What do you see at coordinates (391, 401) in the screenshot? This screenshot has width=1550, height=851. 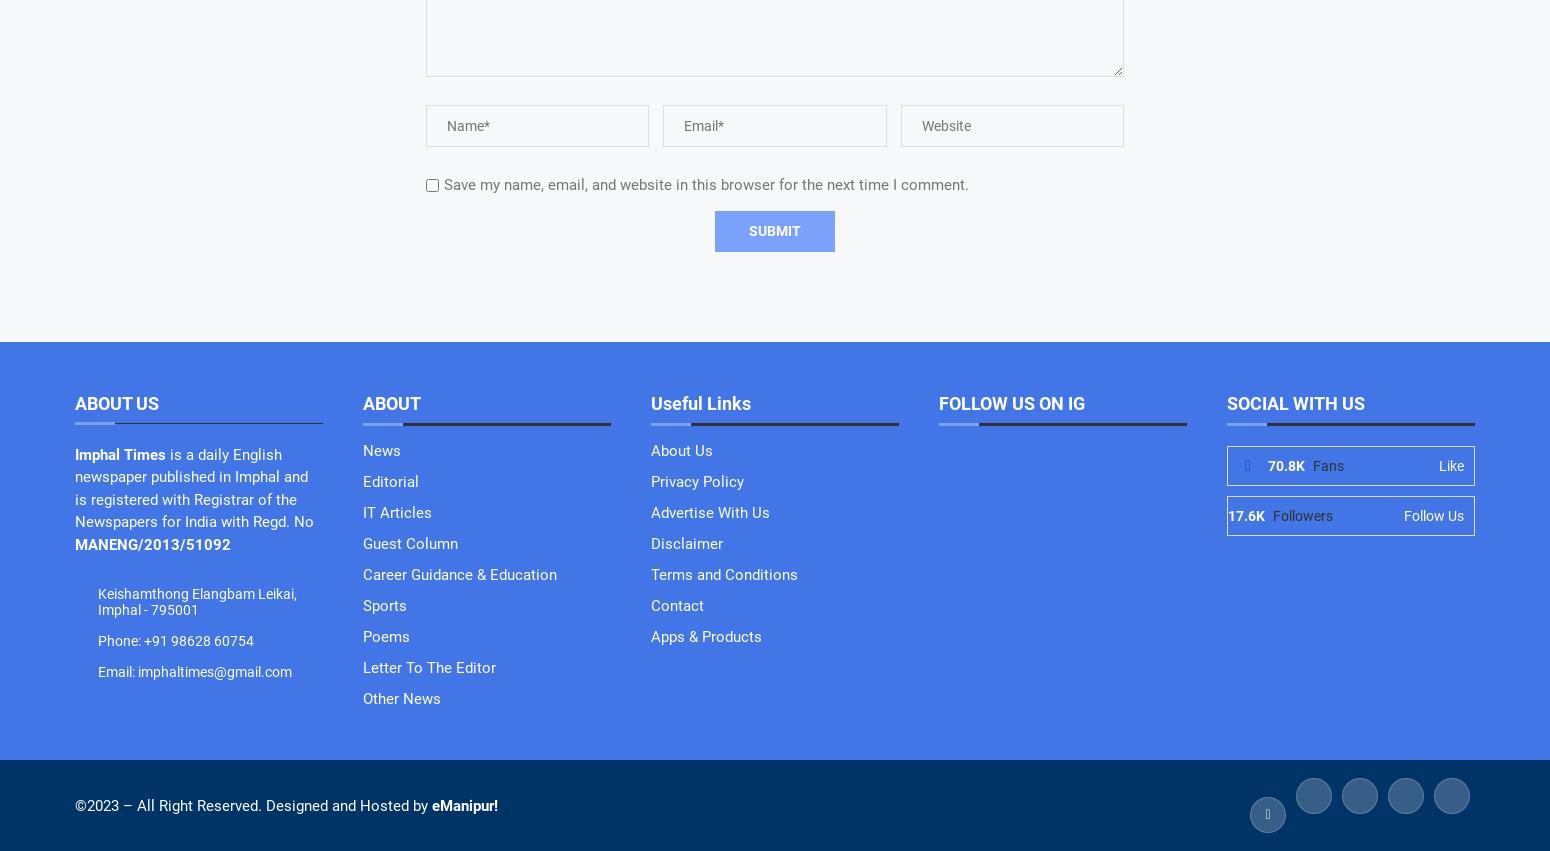 I see `'ABOUT'` at bounding box center [391, 401].